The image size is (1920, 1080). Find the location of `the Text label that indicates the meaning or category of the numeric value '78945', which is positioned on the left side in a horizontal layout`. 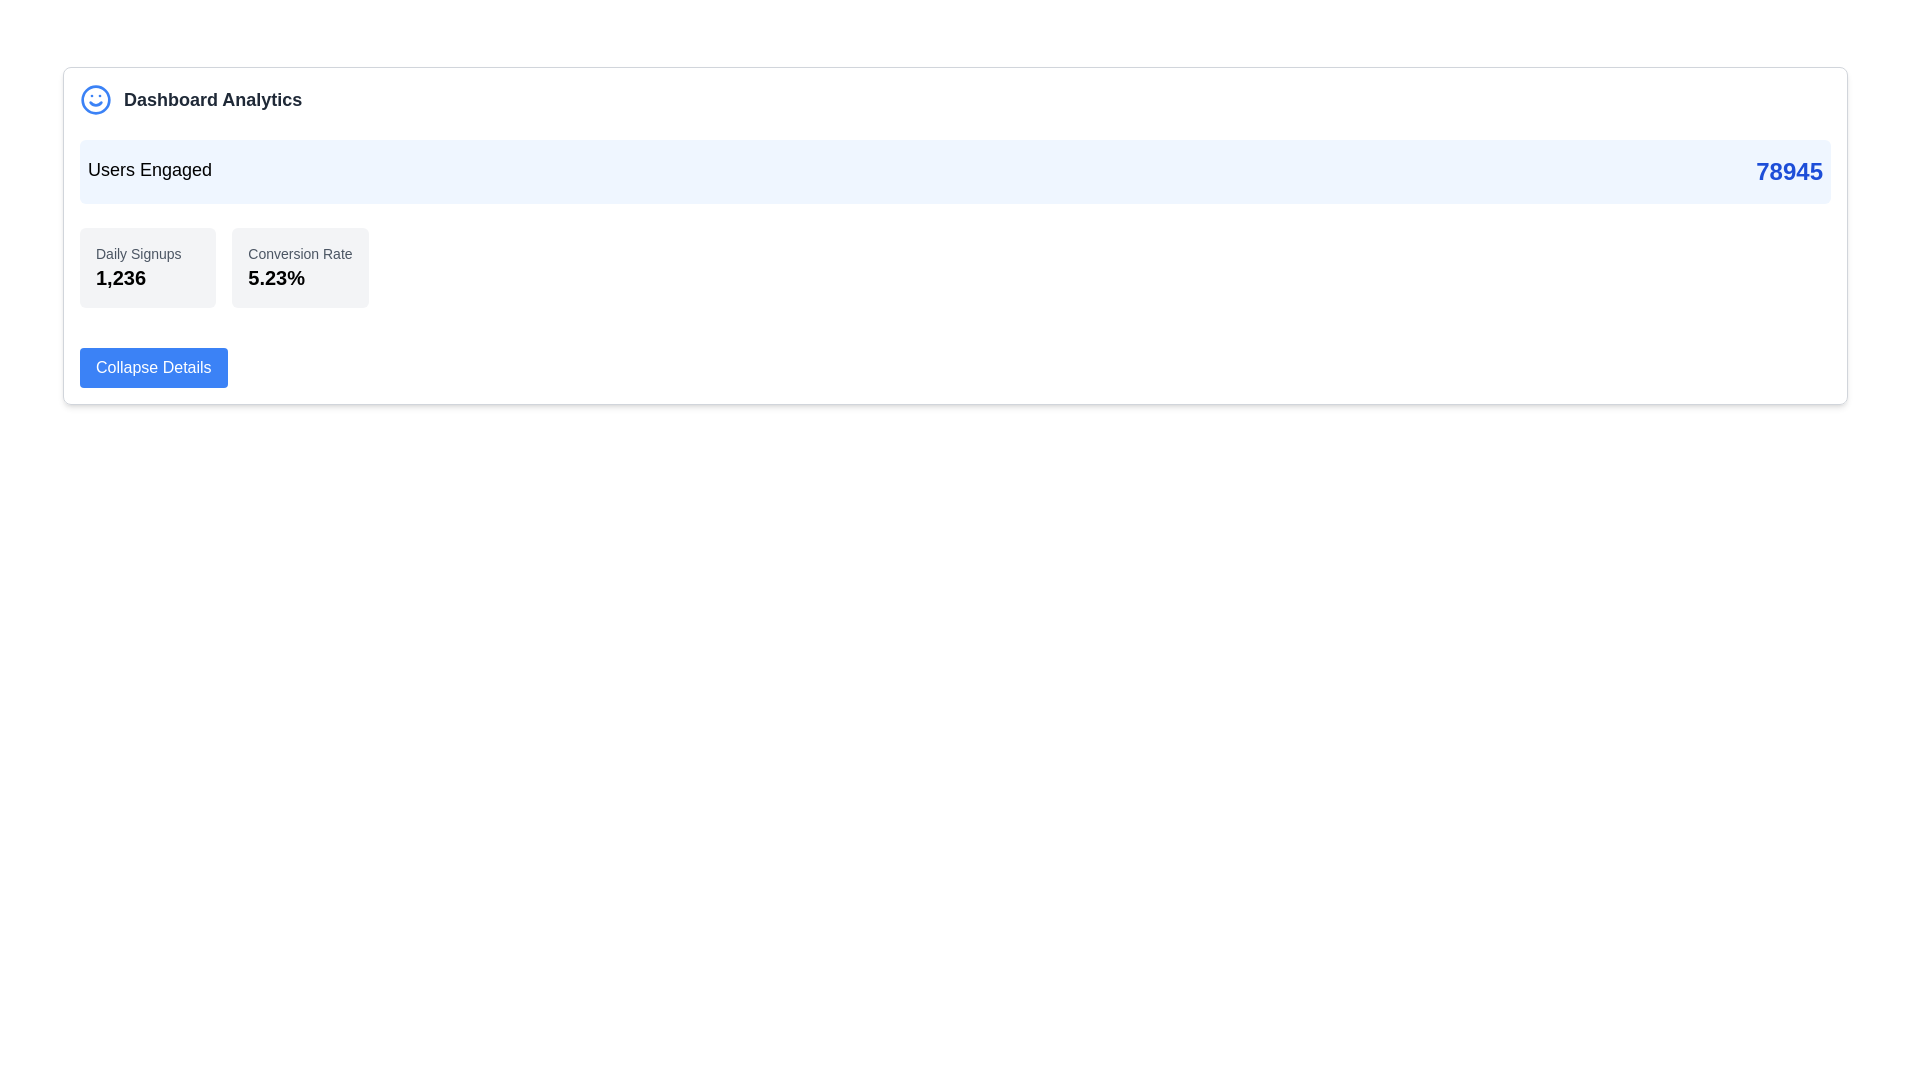

the Text label that indicates the meaning or category of the numeric value '78945', which is positioned on the left side in a horizontal layout is located at coordinates (148, 171).